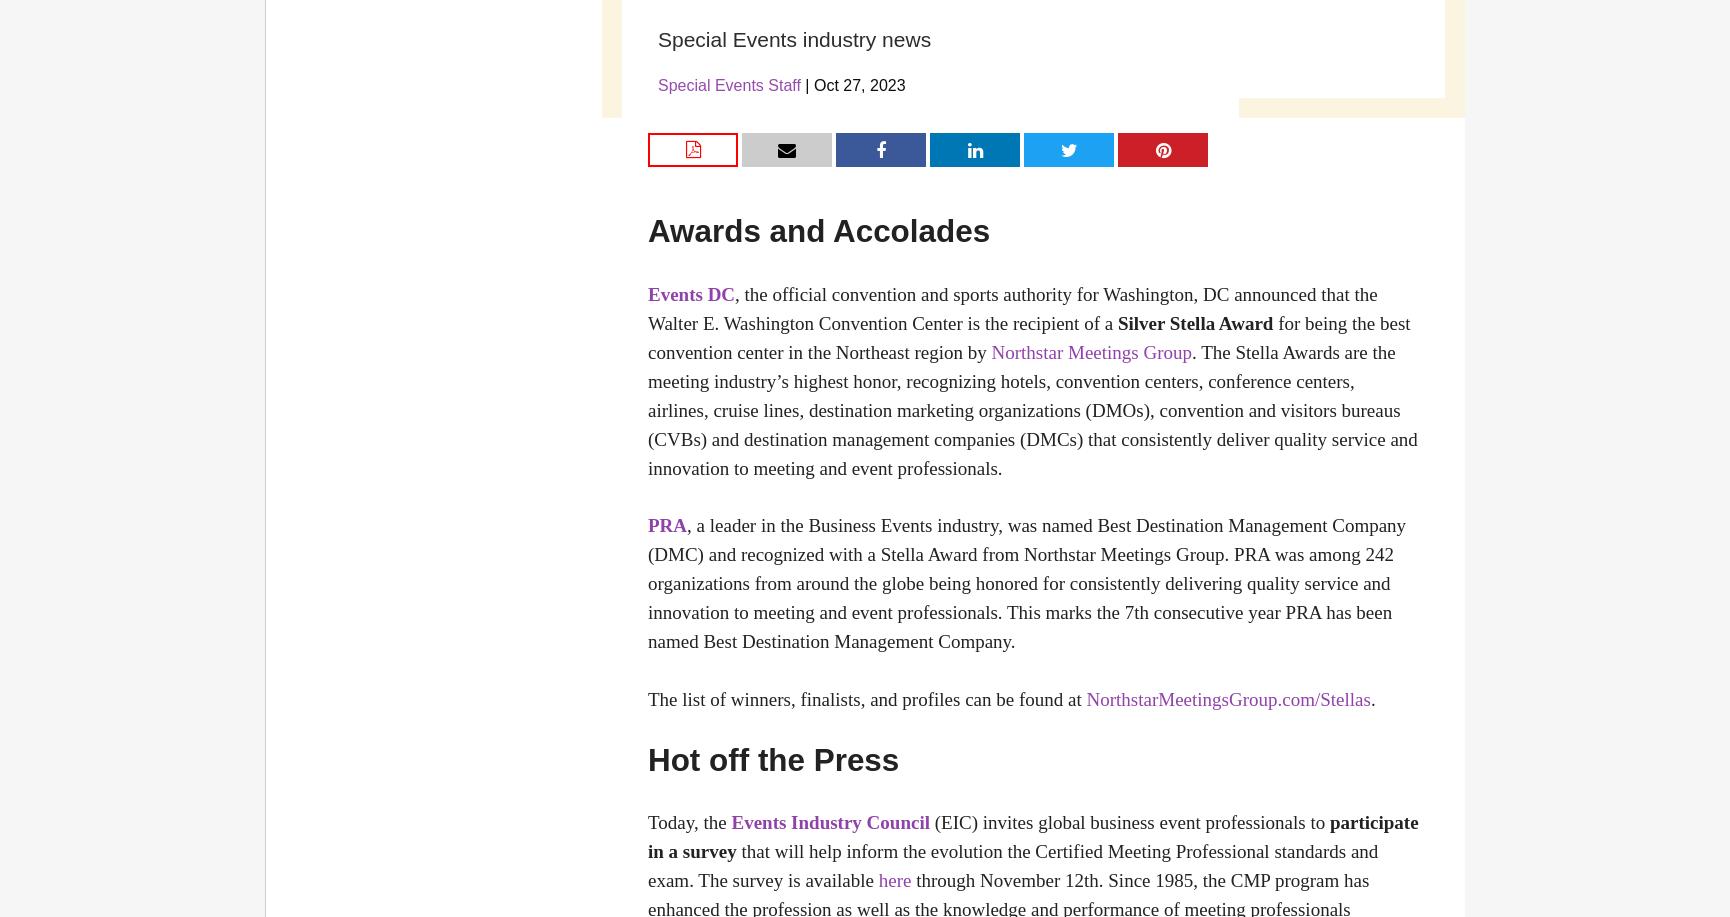 The height and width of the screenshot is (917, 1730). What do you see at coordinates (867, 698) in the screenshot?
I see `'The list of winners, finalists, and profiles can be found at'` at bounding box center [867, 698].